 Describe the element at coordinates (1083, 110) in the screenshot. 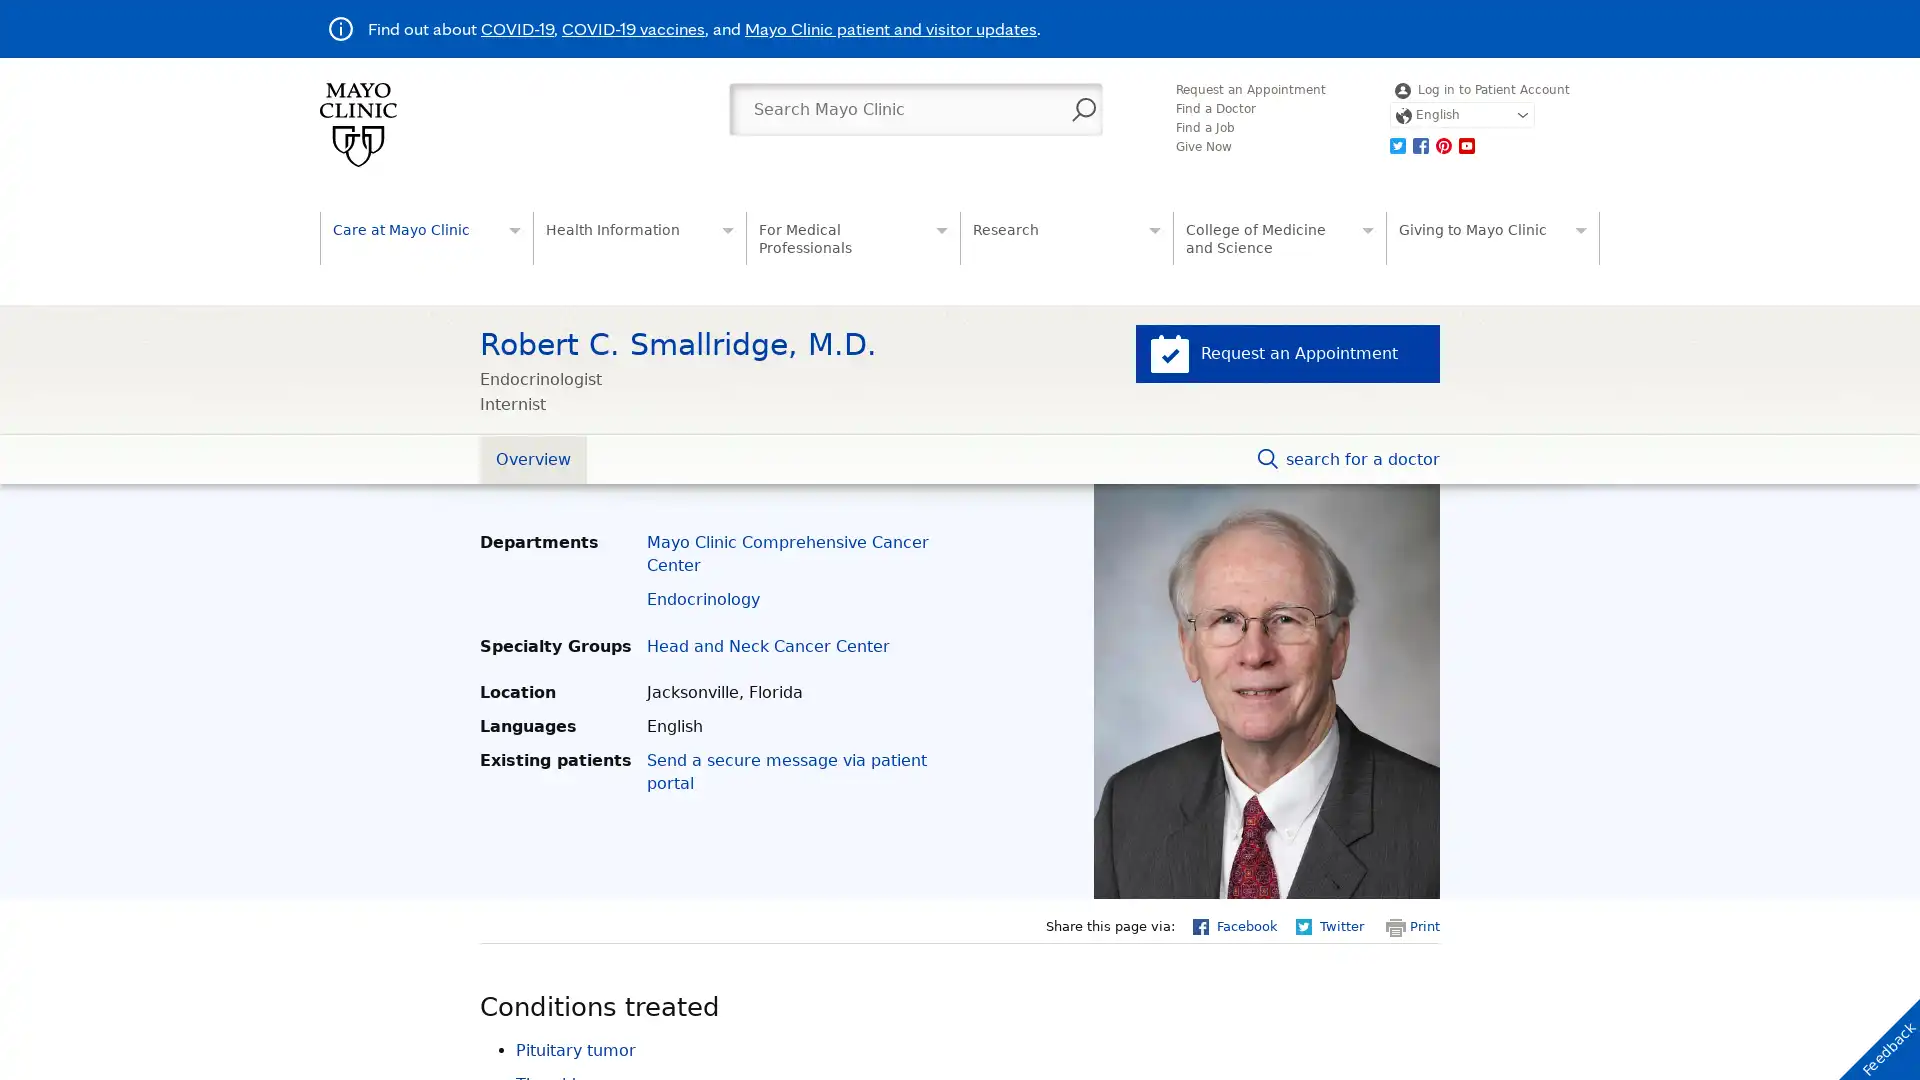

I see `Search` at that location.